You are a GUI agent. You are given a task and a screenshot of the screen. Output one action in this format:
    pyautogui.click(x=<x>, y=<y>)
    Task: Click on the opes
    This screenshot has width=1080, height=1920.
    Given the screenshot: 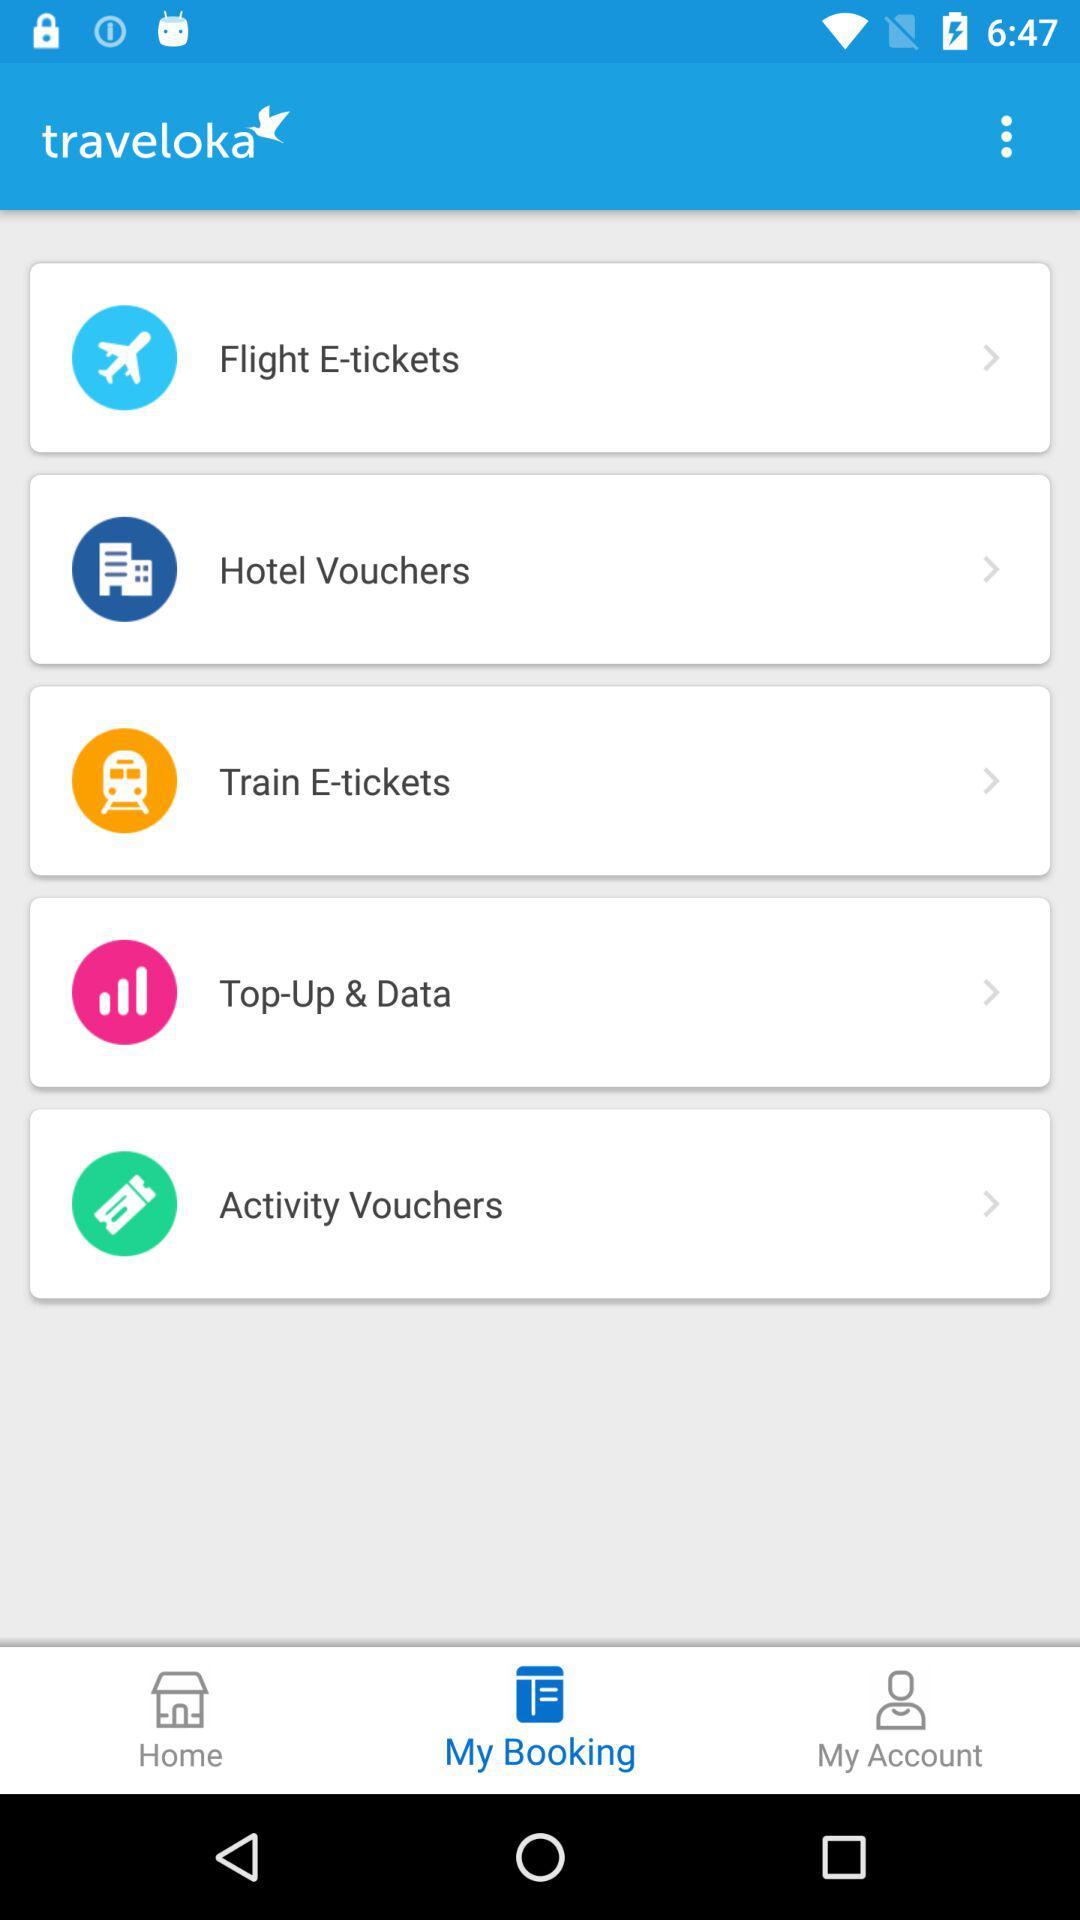 What is the action you would take?
    pyautogui.click(x=1006, y=135)
    